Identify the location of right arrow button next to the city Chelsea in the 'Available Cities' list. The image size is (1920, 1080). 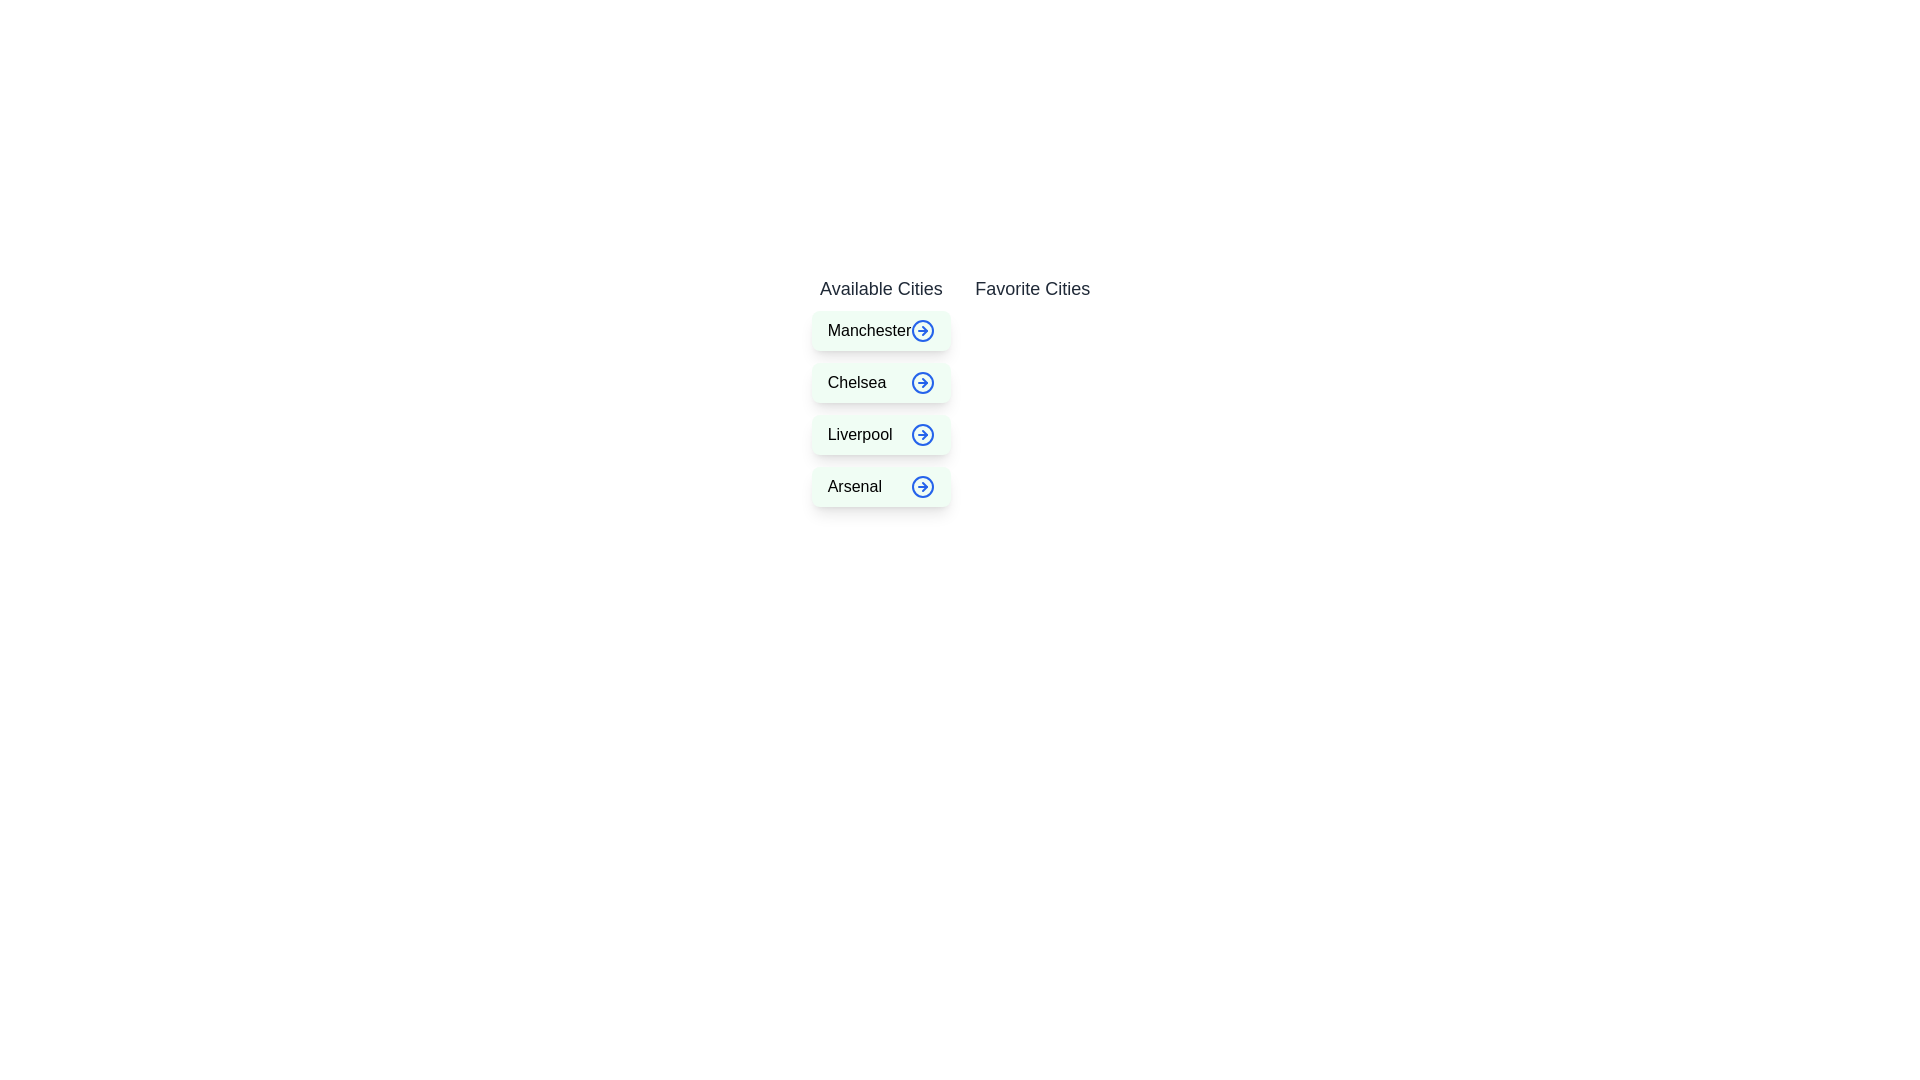
(922, 382).